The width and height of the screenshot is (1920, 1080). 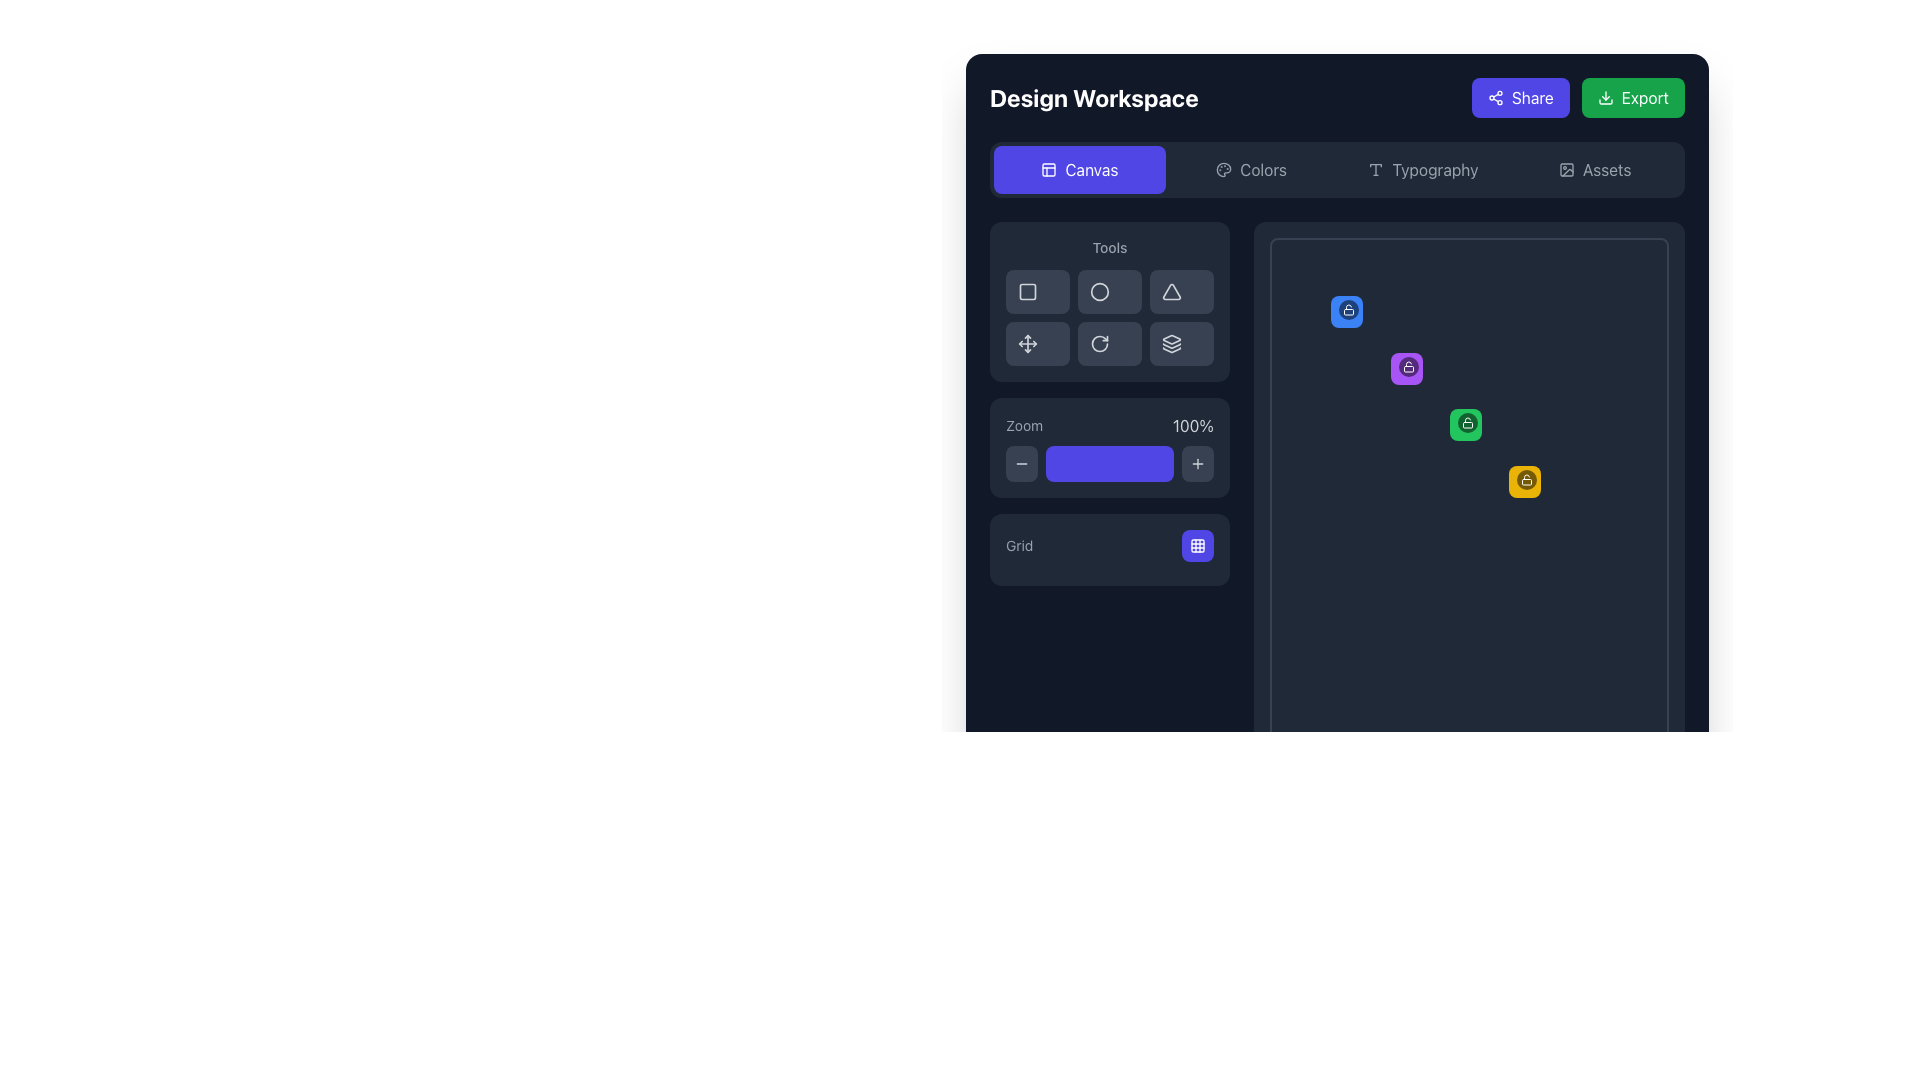 I want to click on or drag the zoom control bar located at the bottom section of the interface to adjust the zoom level, so click(x=1108, y=463).